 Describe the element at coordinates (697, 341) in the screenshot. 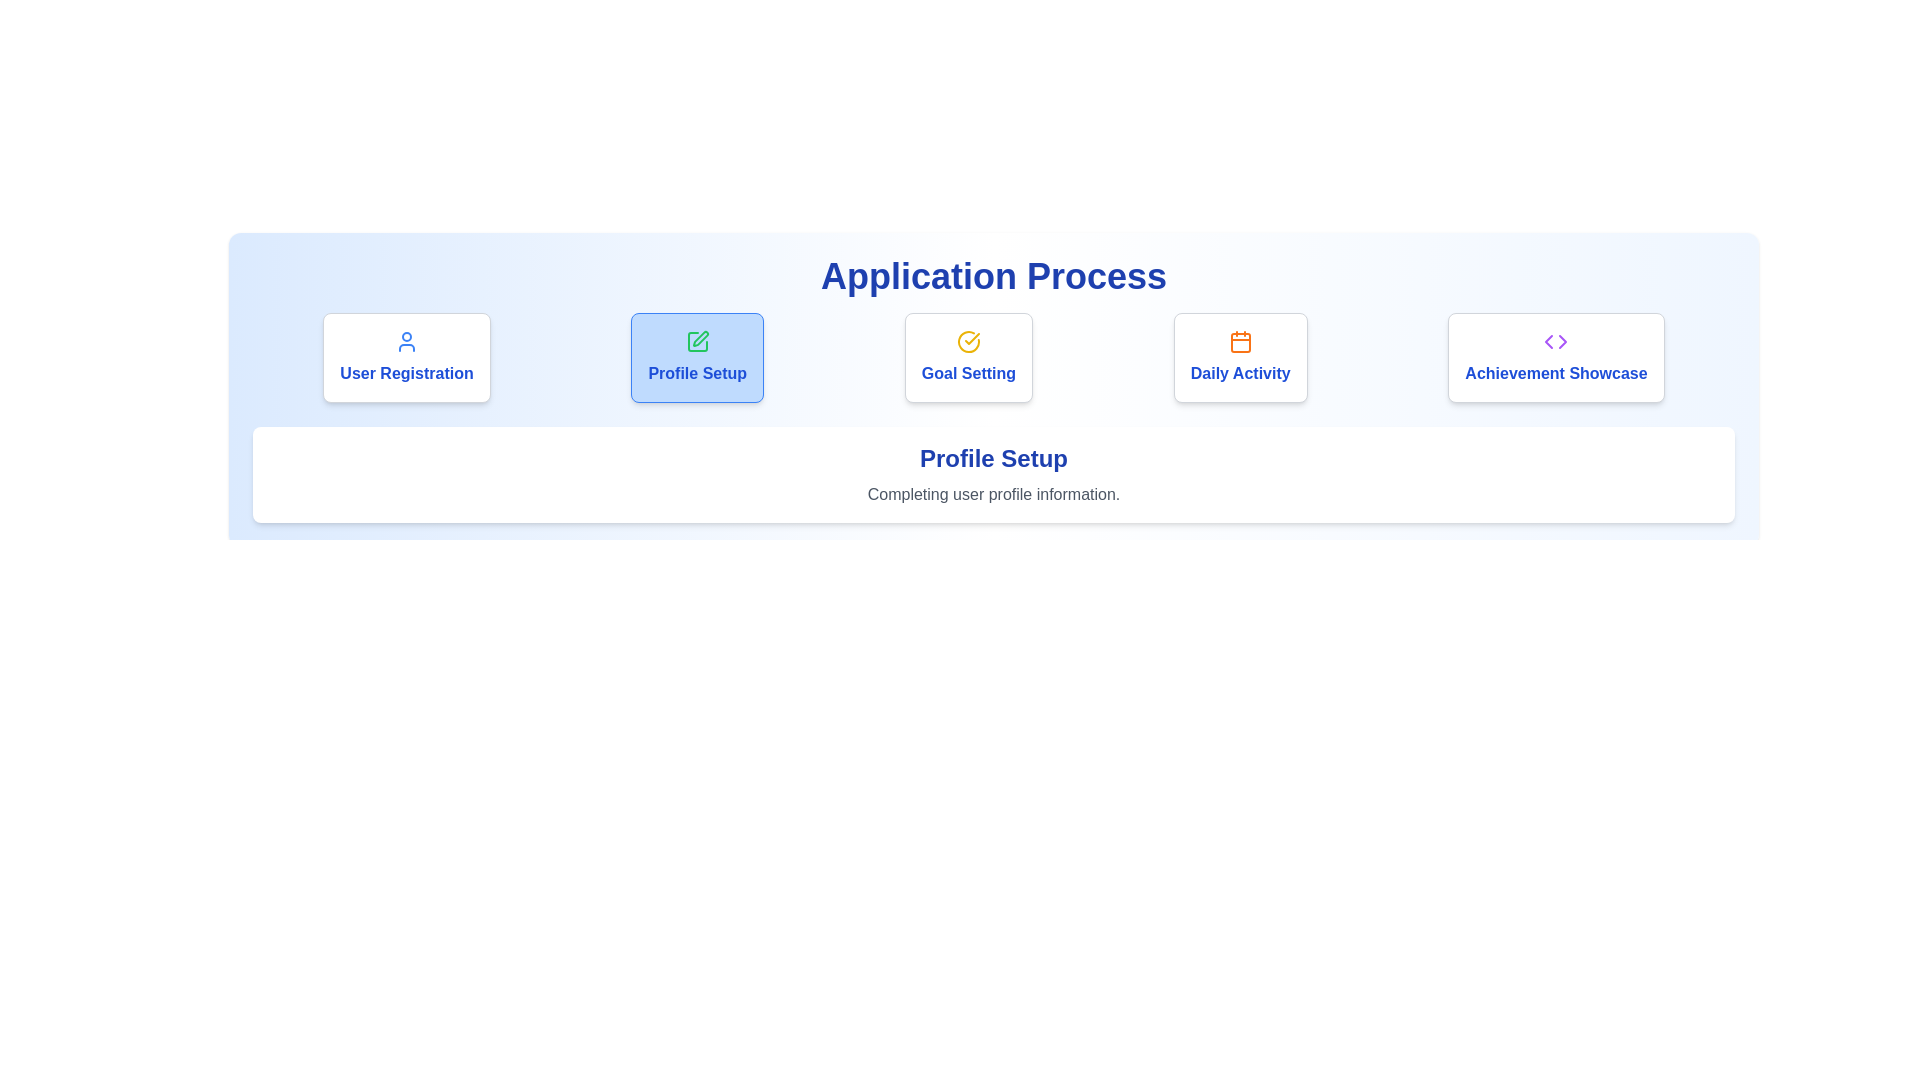

I see `the Profile Setup icon located centrally within the second card from the left in a horizontal row of cards, which symbolizes the action or concept of 'Profile Setup'` at that location.